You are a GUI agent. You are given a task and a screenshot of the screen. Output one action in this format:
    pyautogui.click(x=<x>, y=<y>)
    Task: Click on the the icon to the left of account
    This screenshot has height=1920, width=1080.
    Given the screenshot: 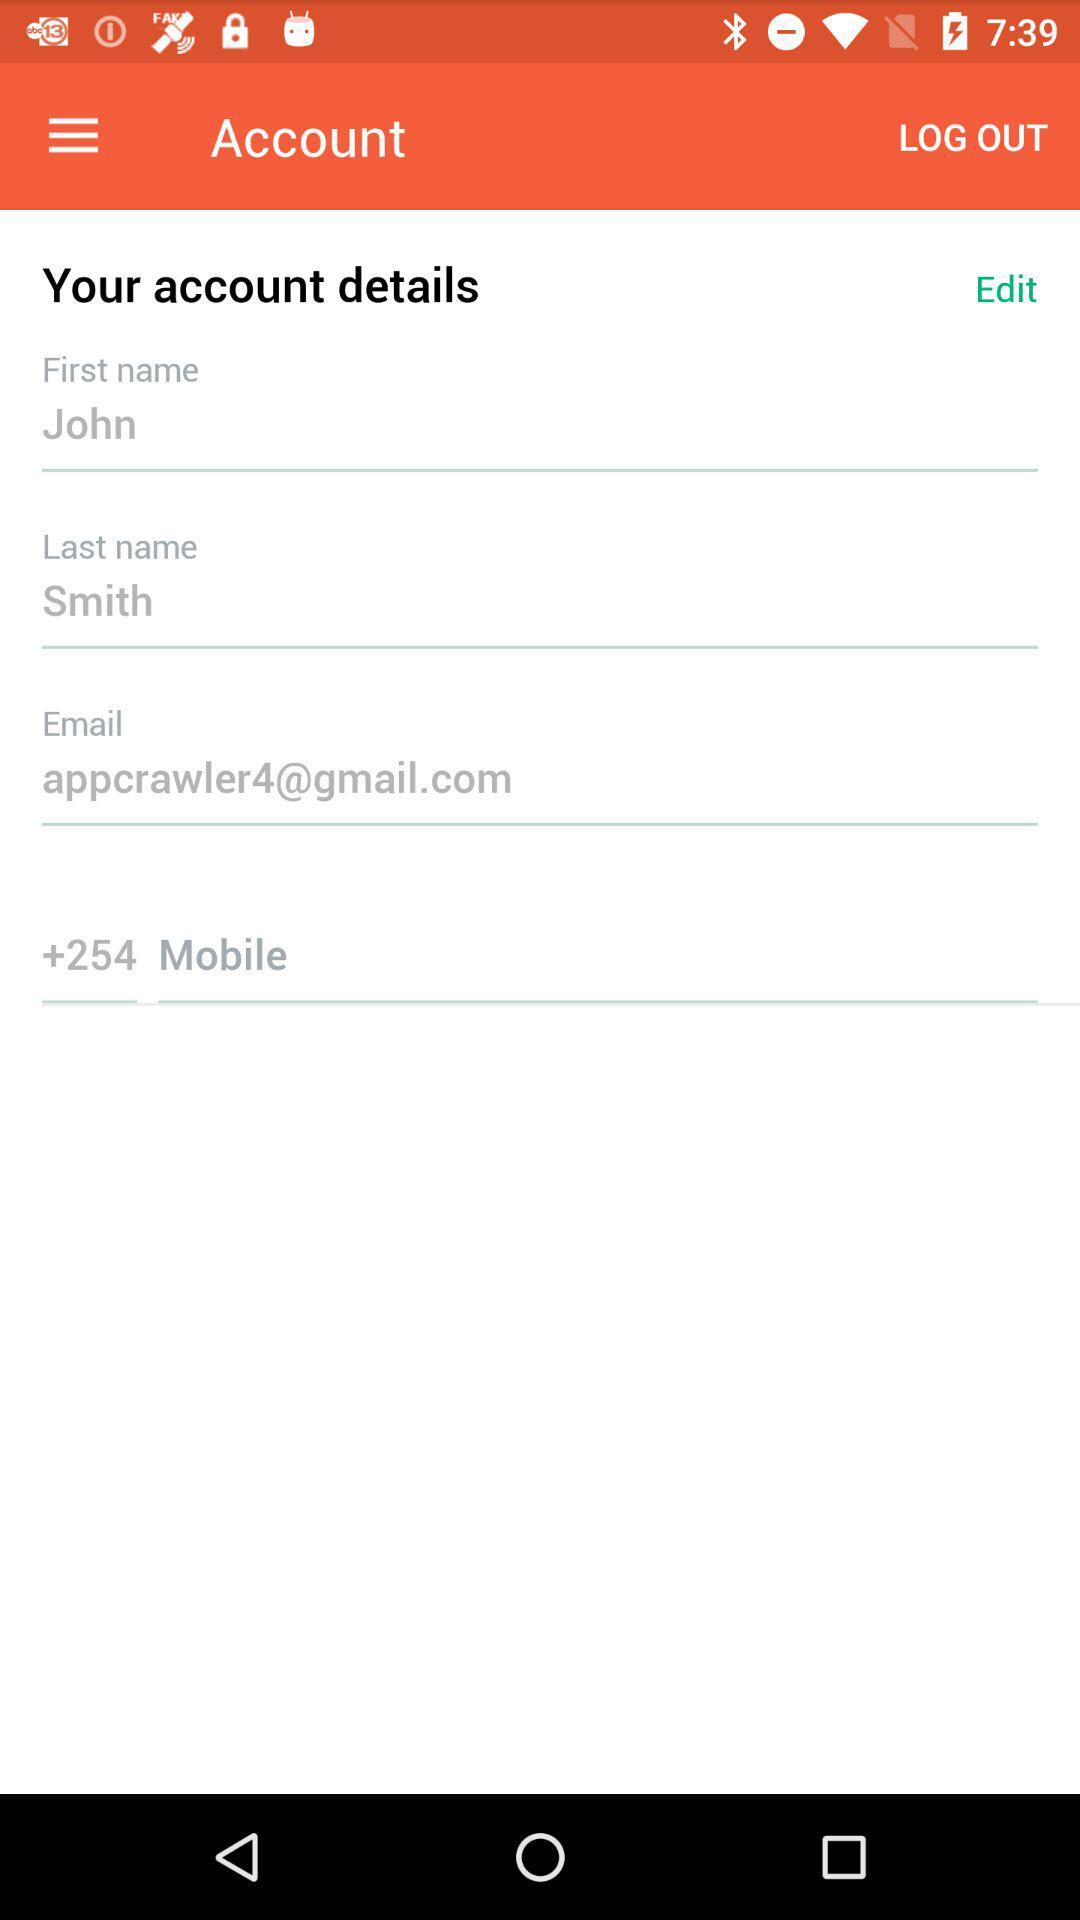 What is the action you would take?
    pyautogui.click(x=72, y=135)
    